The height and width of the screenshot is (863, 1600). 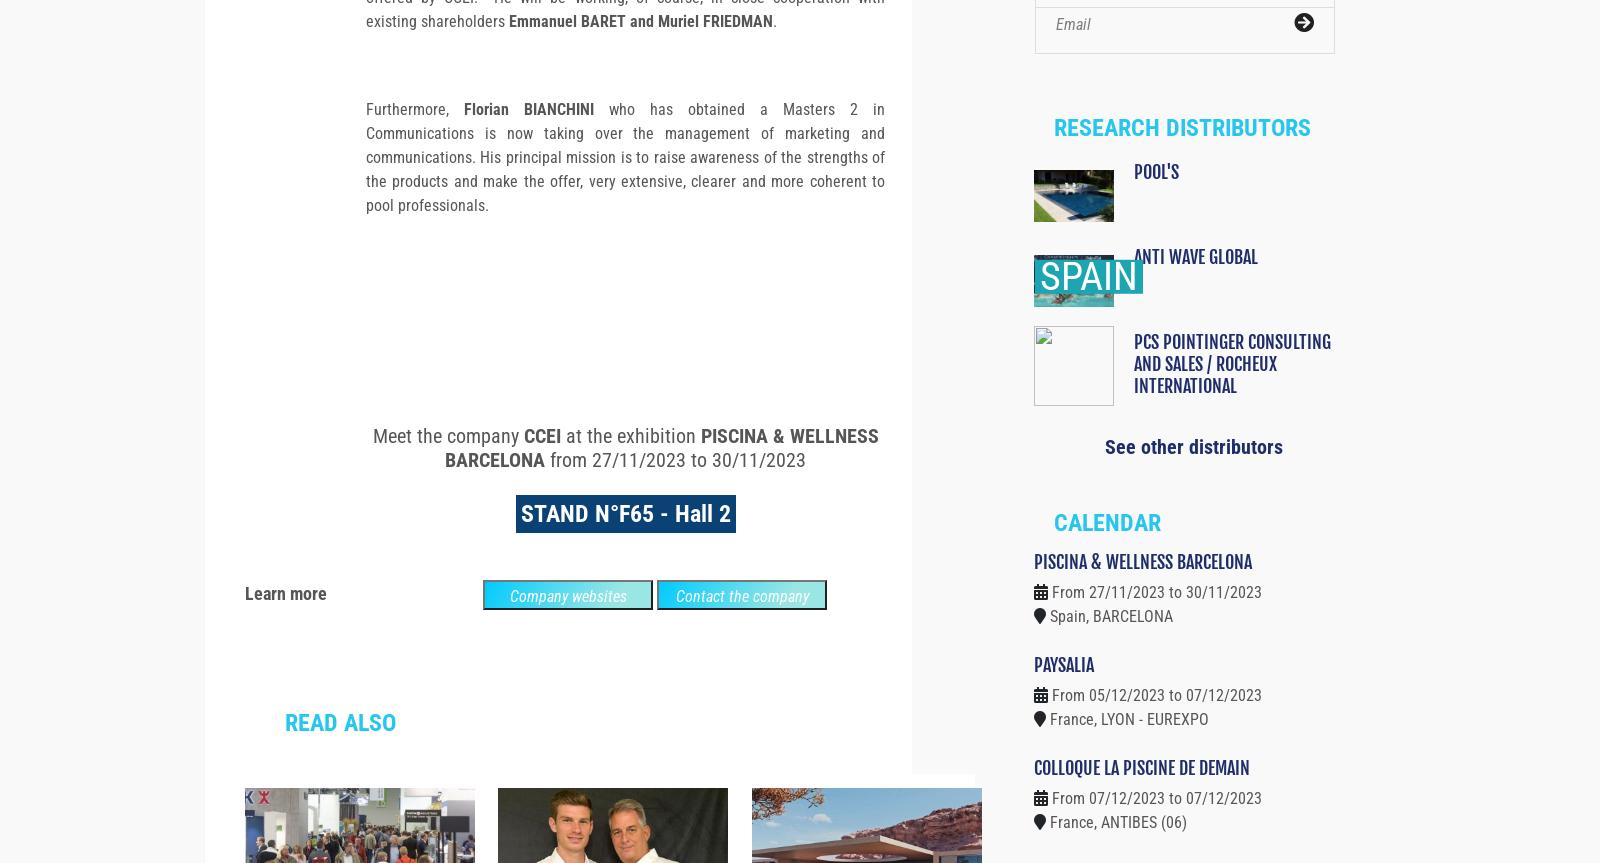 I want to click on 'From 27/11/2023 to 30/11/2023', so click(x=1156, y=626).